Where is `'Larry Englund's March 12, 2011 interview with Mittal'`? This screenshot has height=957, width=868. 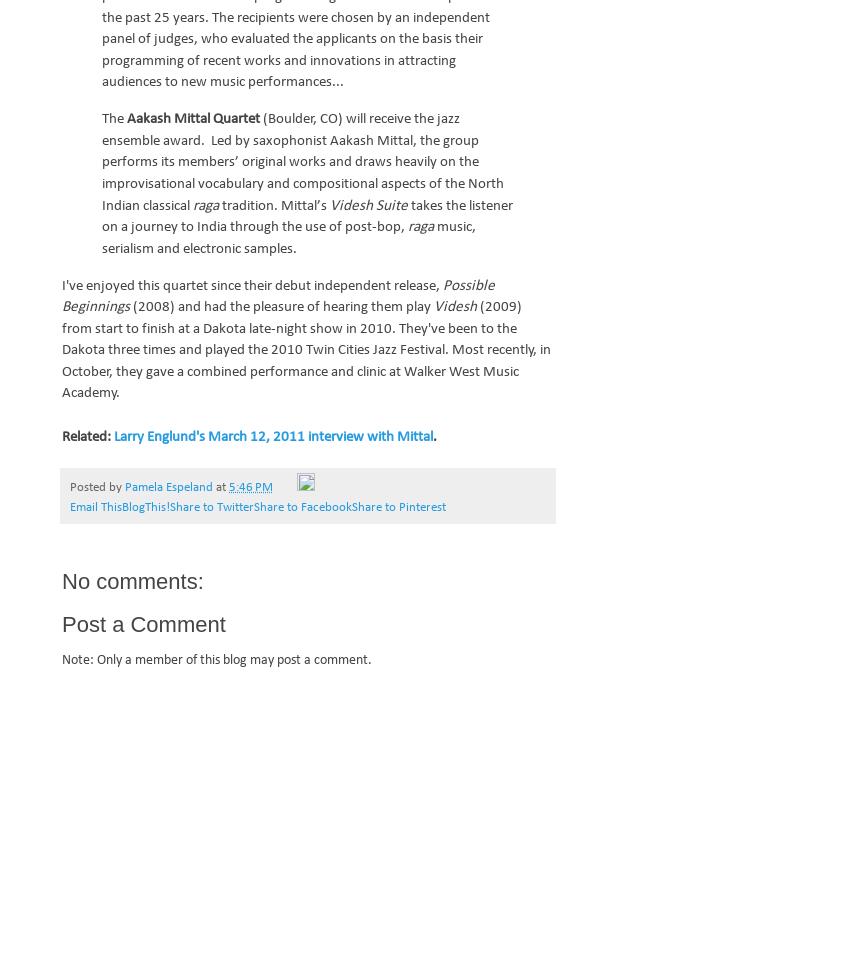
'Larry Englund's March 12, 2011 interview with Mittal' is located at coordinates (273, 435).